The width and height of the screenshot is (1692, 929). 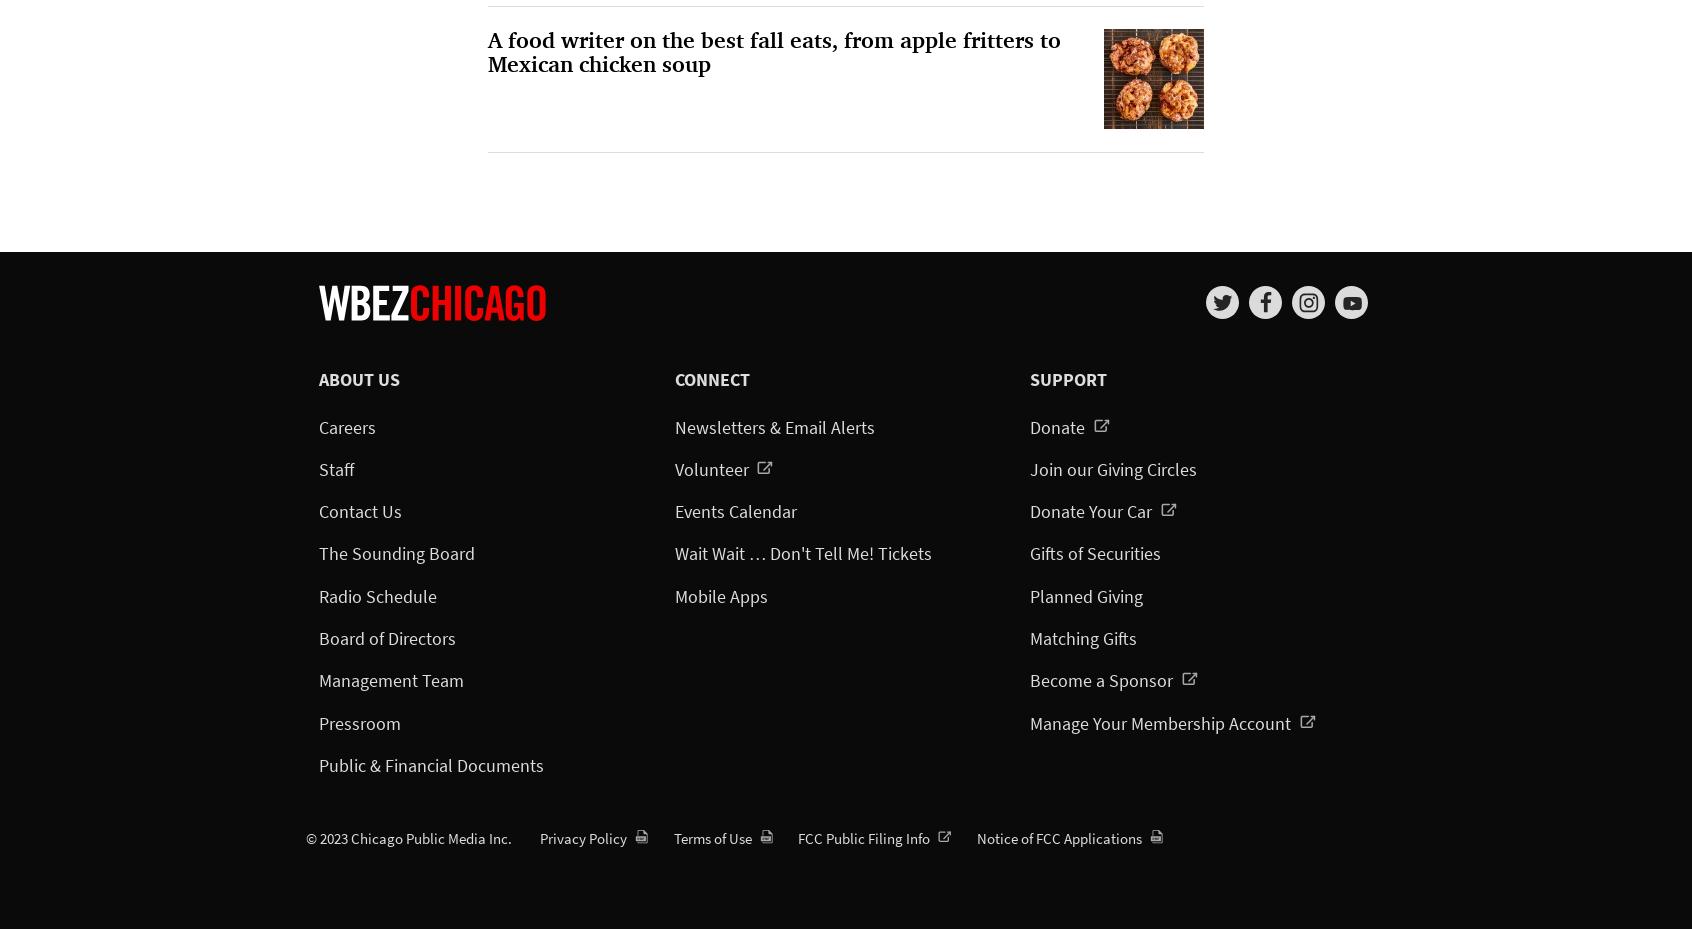 I want to click on 'Donate Your Car', so click(x=1093, y=511).